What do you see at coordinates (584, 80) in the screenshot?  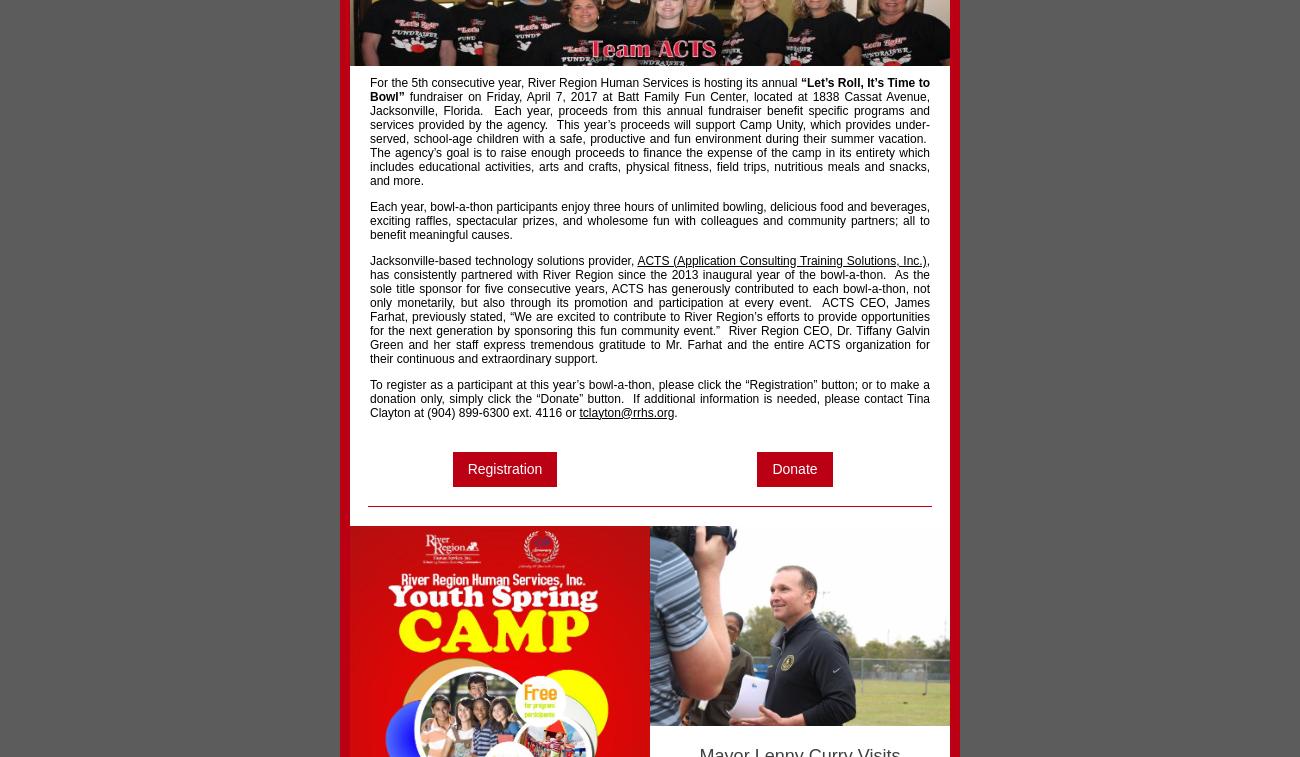 I see `'For the 5th consecutive year, River Region Human Services is hosting its annual'` at bounding box center [584, 80].